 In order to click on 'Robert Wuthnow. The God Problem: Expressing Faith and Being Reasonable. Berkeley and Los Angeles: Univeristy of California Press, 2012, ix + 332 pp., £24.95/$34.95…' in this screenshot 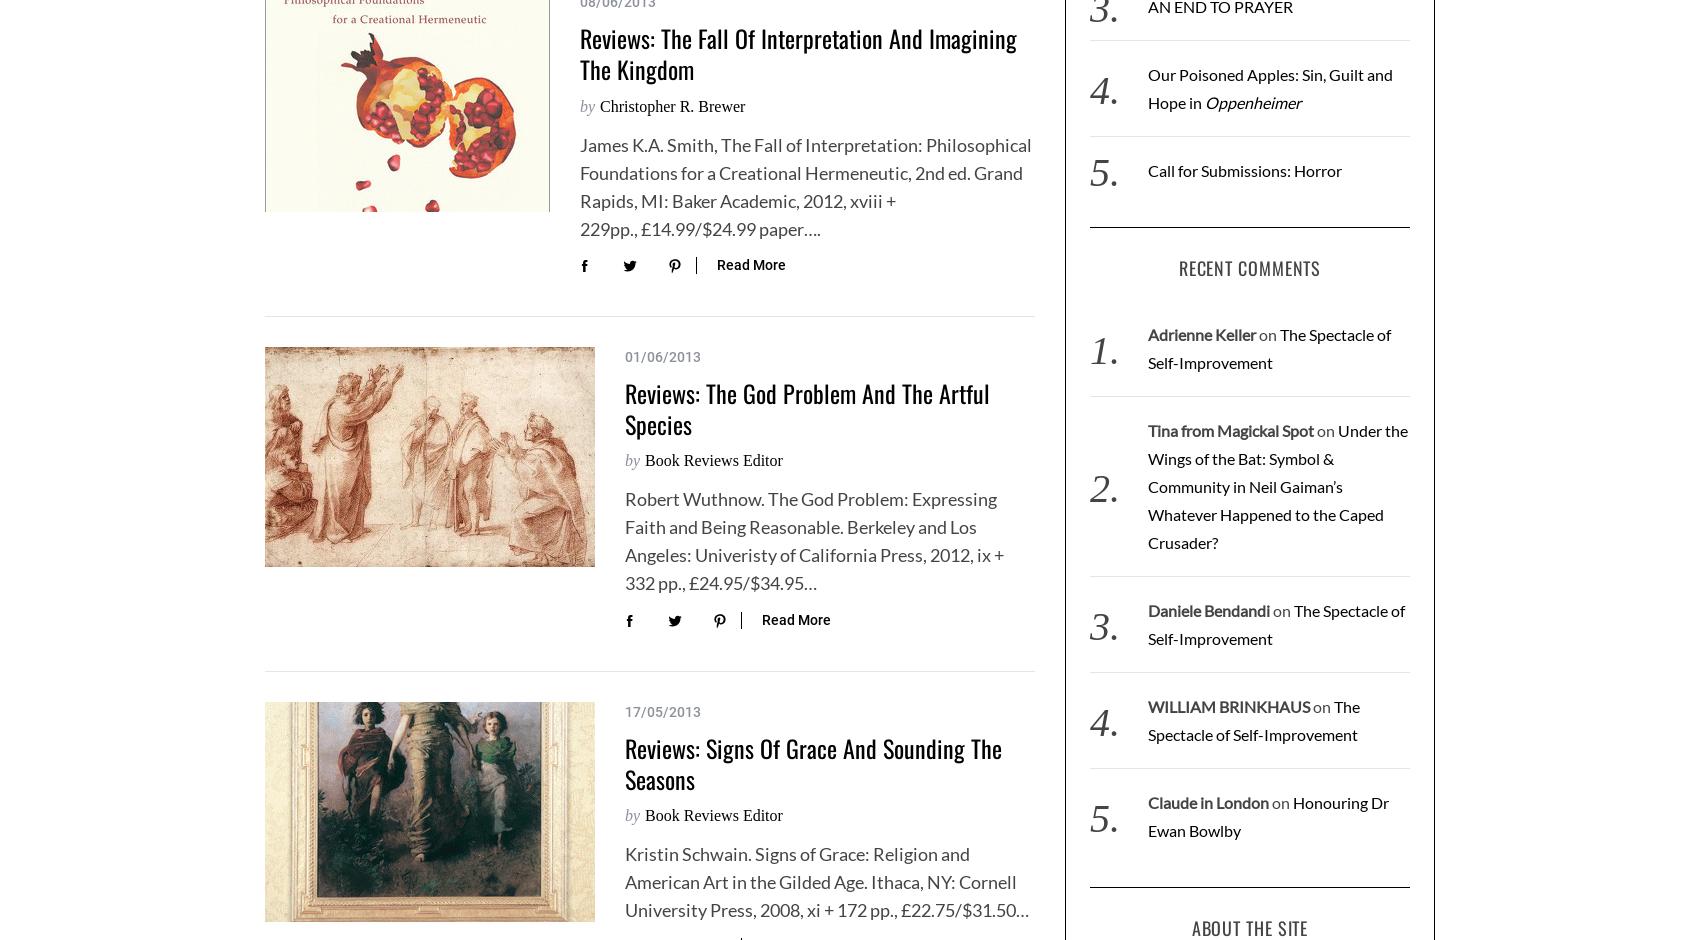, I will do `click(623, 539)`.